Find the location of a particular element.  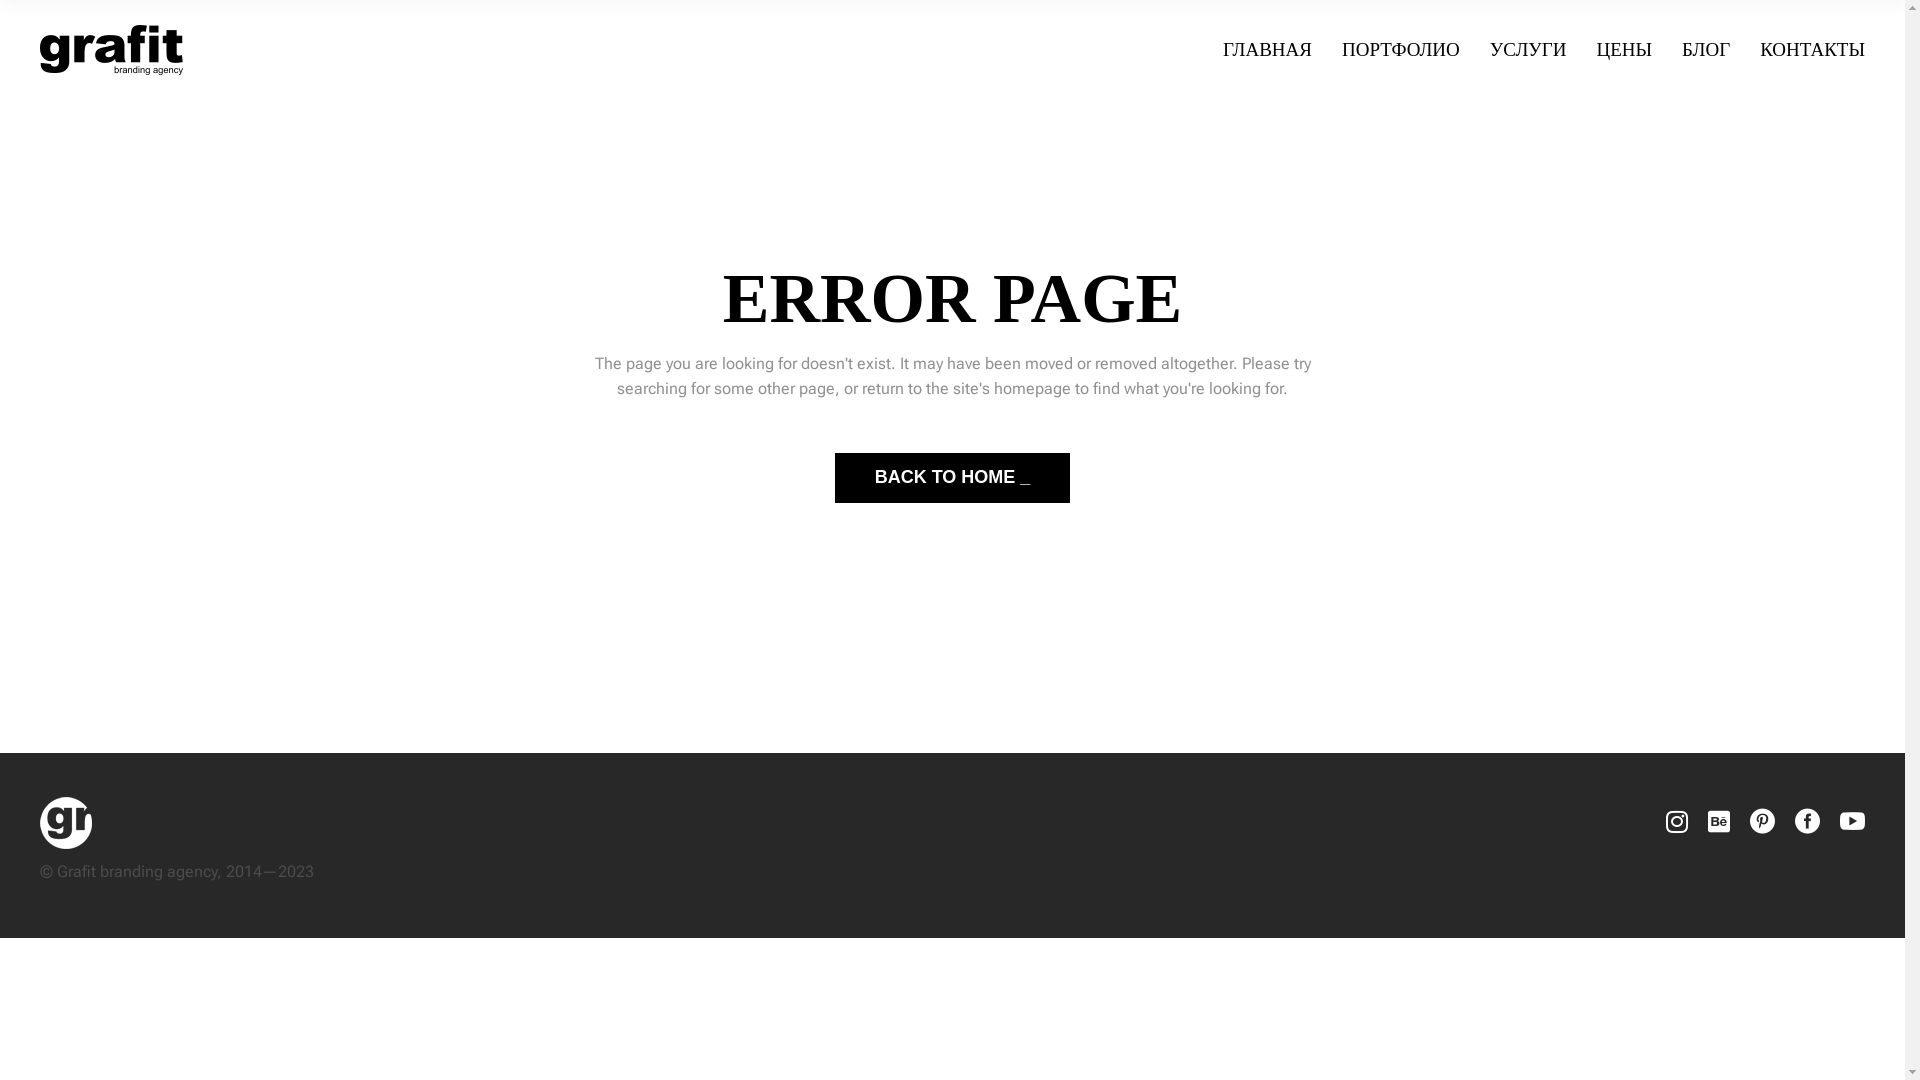

'BACK TO HOME _' is located at coordinates (952, 478).